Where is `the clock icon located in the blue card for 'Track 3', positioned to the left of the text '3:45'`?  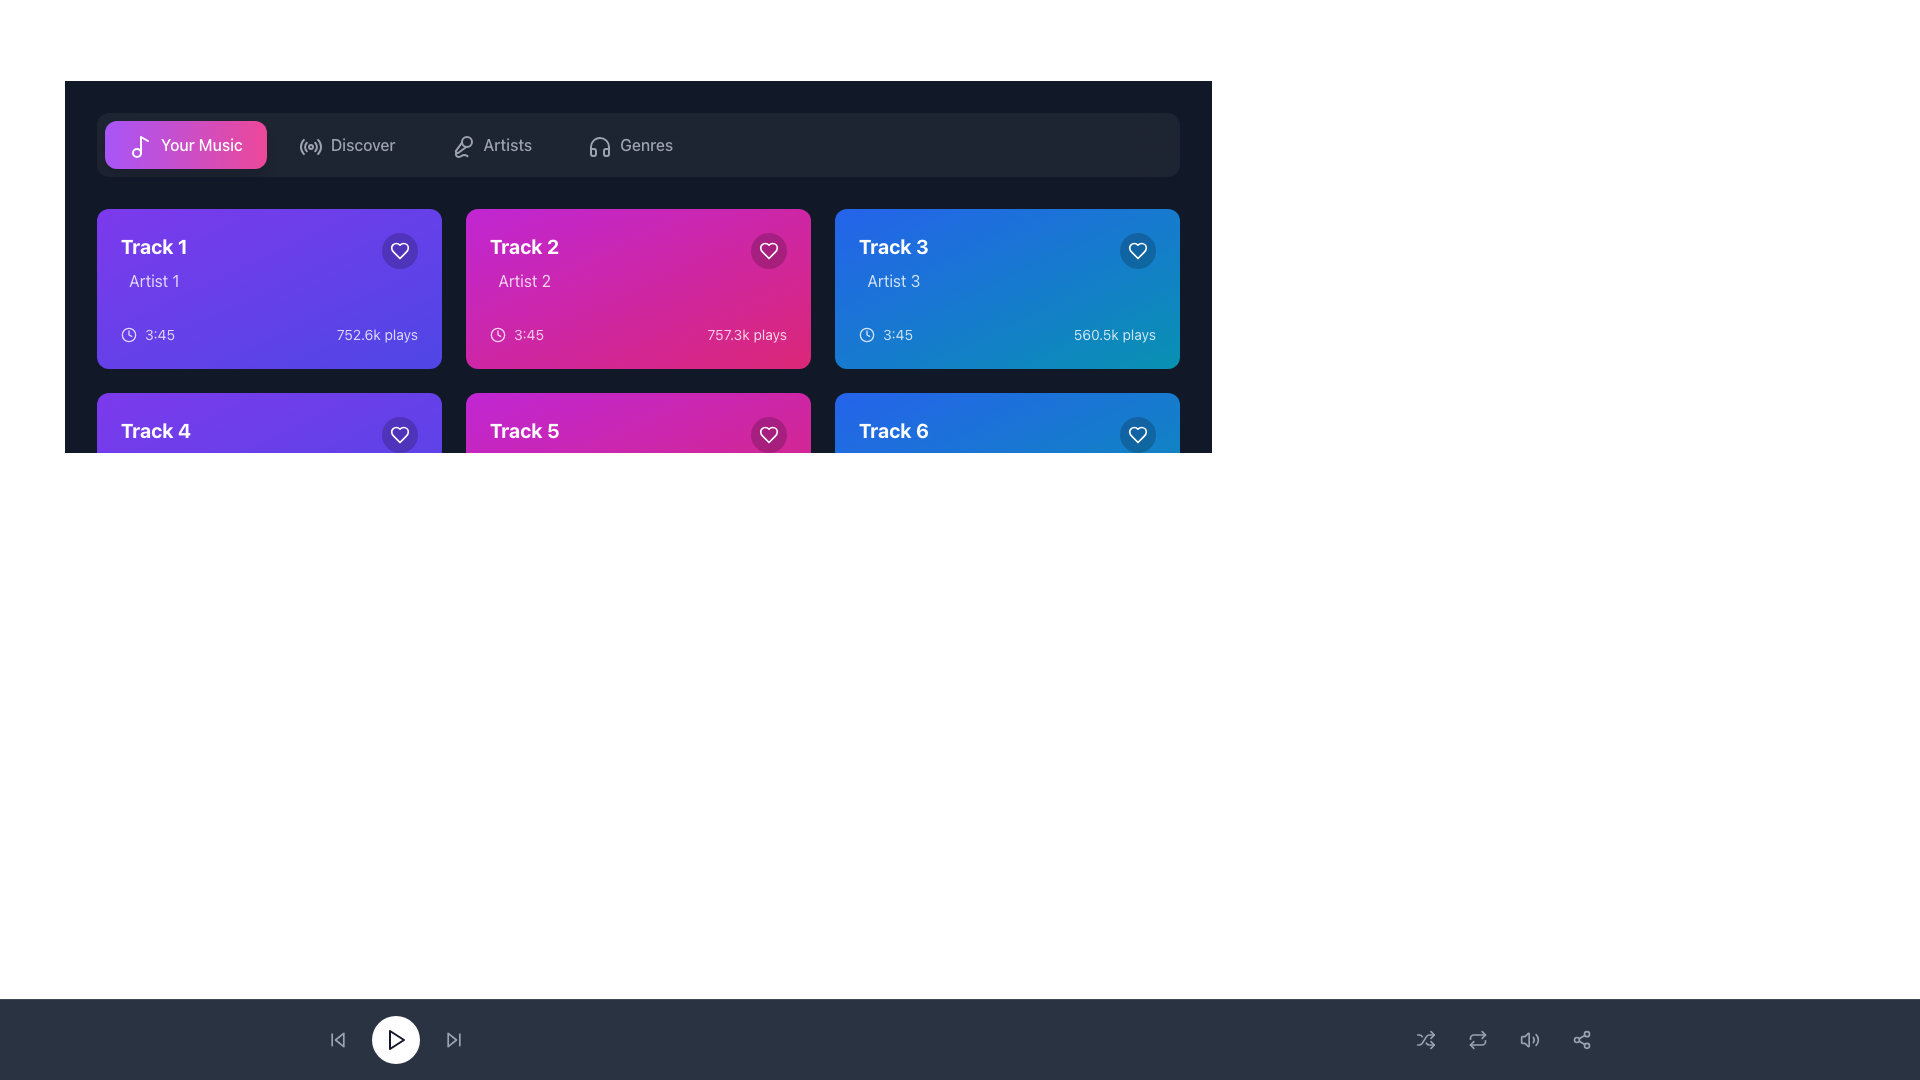 the clock icon located in the blue card for 'Track 3', positioned to the left of the text '3:45' is located at coordinates (867, 334).